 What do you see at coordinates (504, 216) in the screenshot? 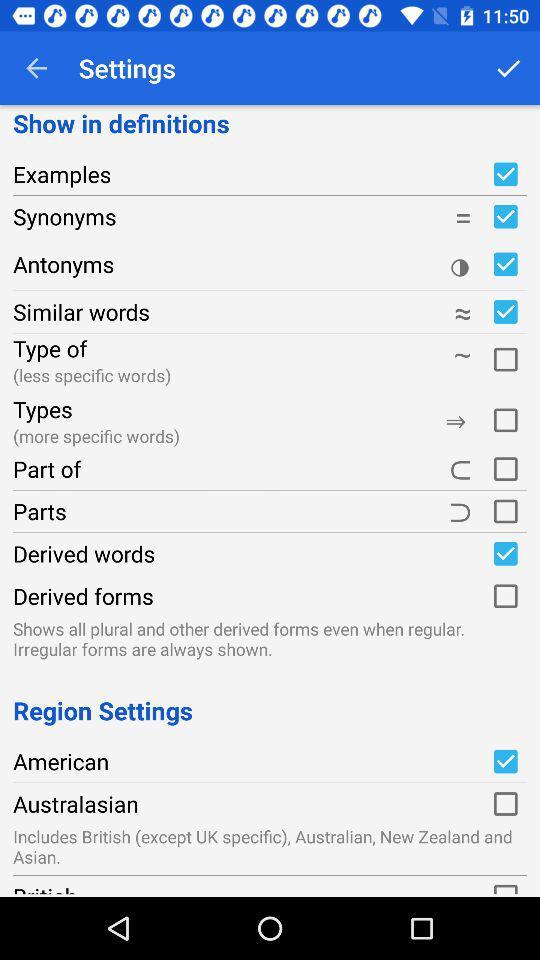
I see `show info yes/no tick box` at bounding box center [504, 216].